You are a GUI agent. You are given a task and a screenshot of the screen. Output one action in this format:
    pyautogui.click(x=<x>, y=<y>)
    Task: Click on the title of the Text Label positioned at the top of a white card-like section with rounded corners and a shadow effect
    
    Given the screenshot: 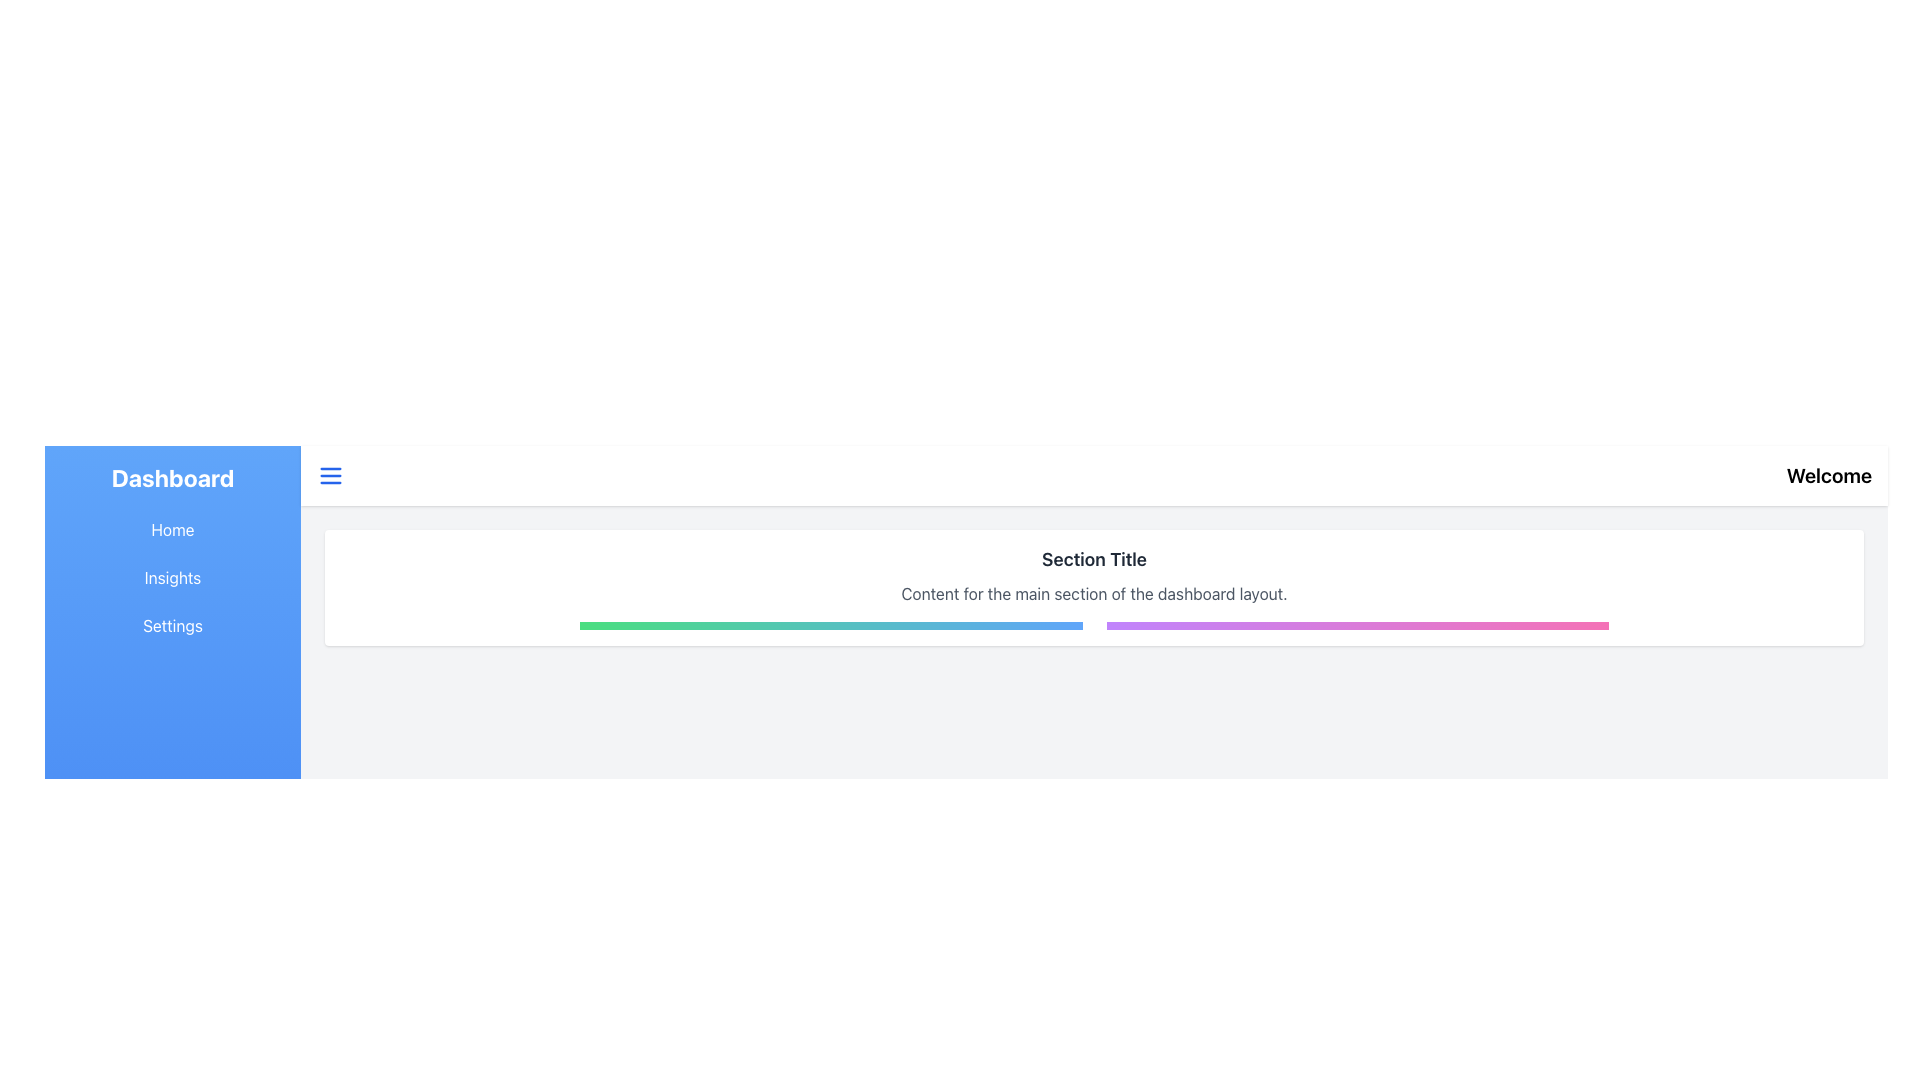 What is the action you would take?
    pyautogui.click(x=1093, y=559)
    